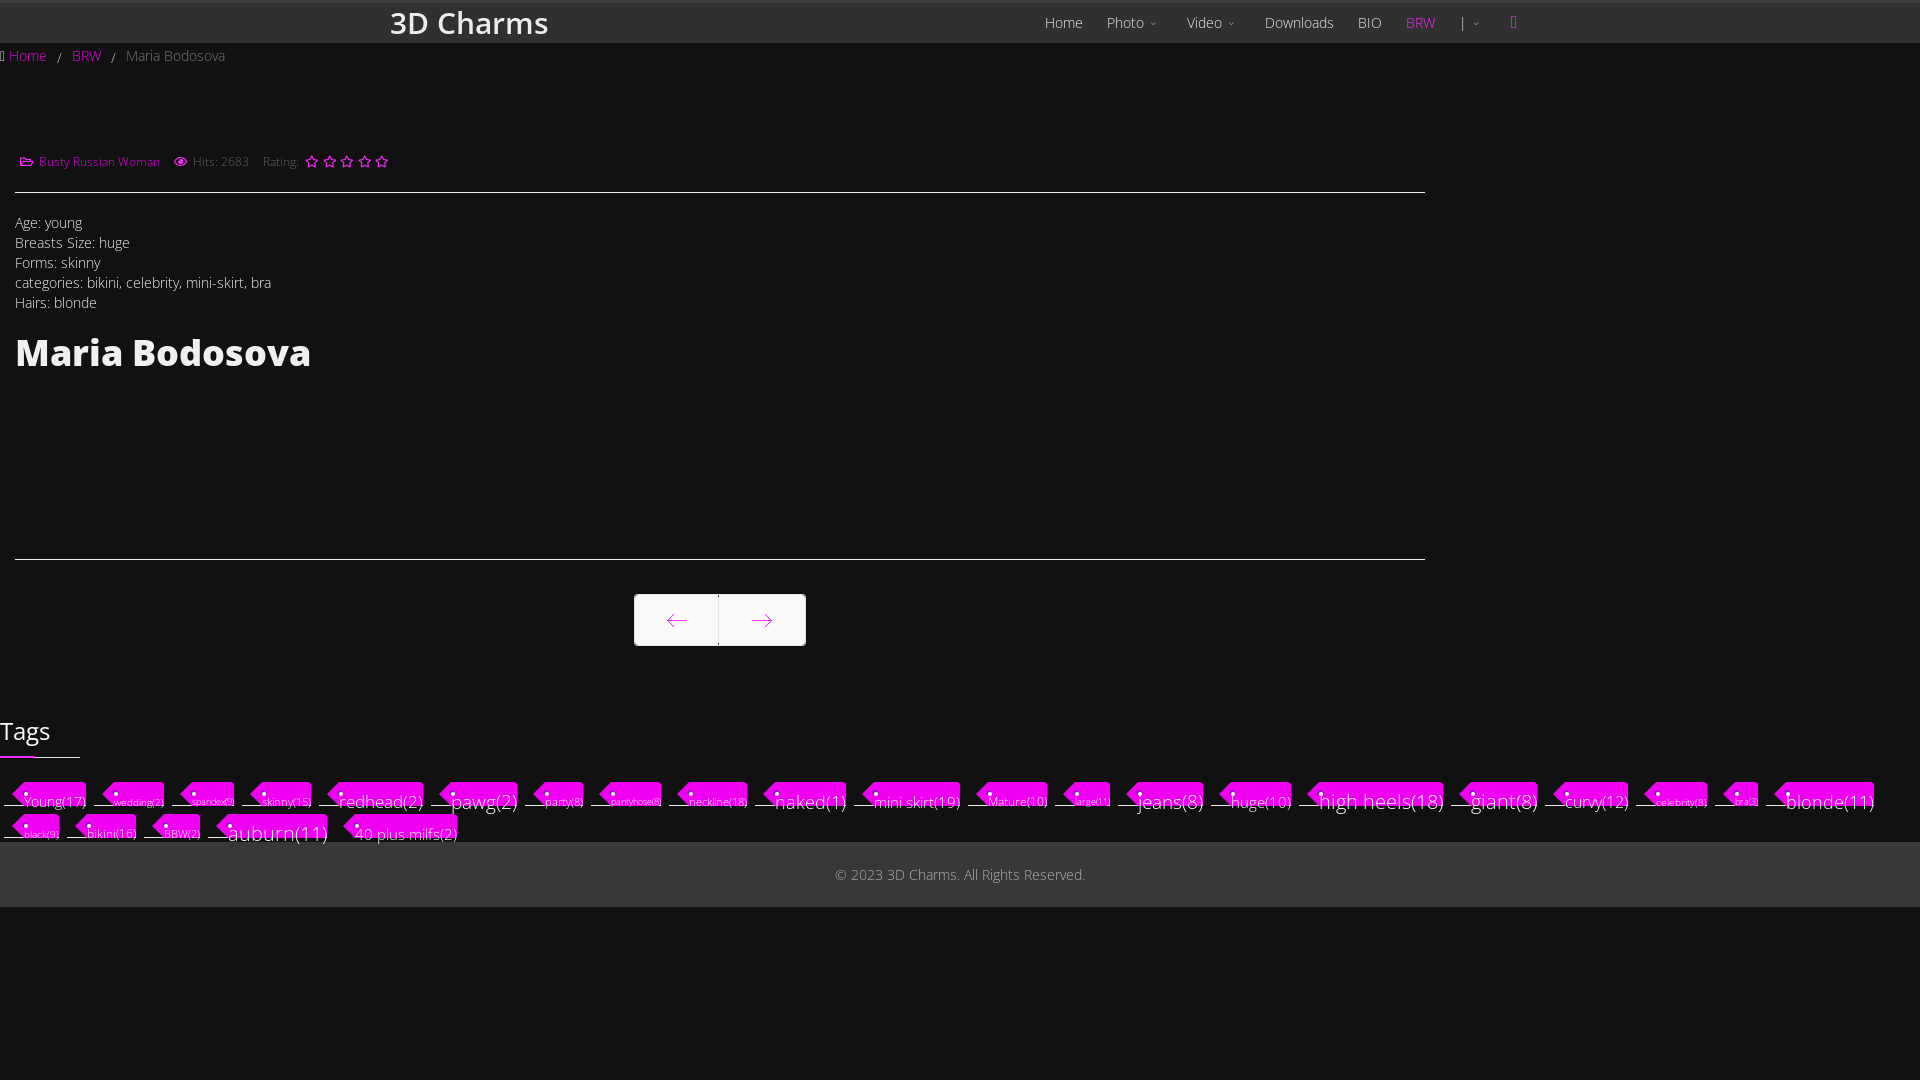 The height and width of the screenshot is (1080, 1920). What do you see at coordinates (1829, 793) in the screenshot?
I see `'blonde(11)'` at bounding box center [1829, 793].